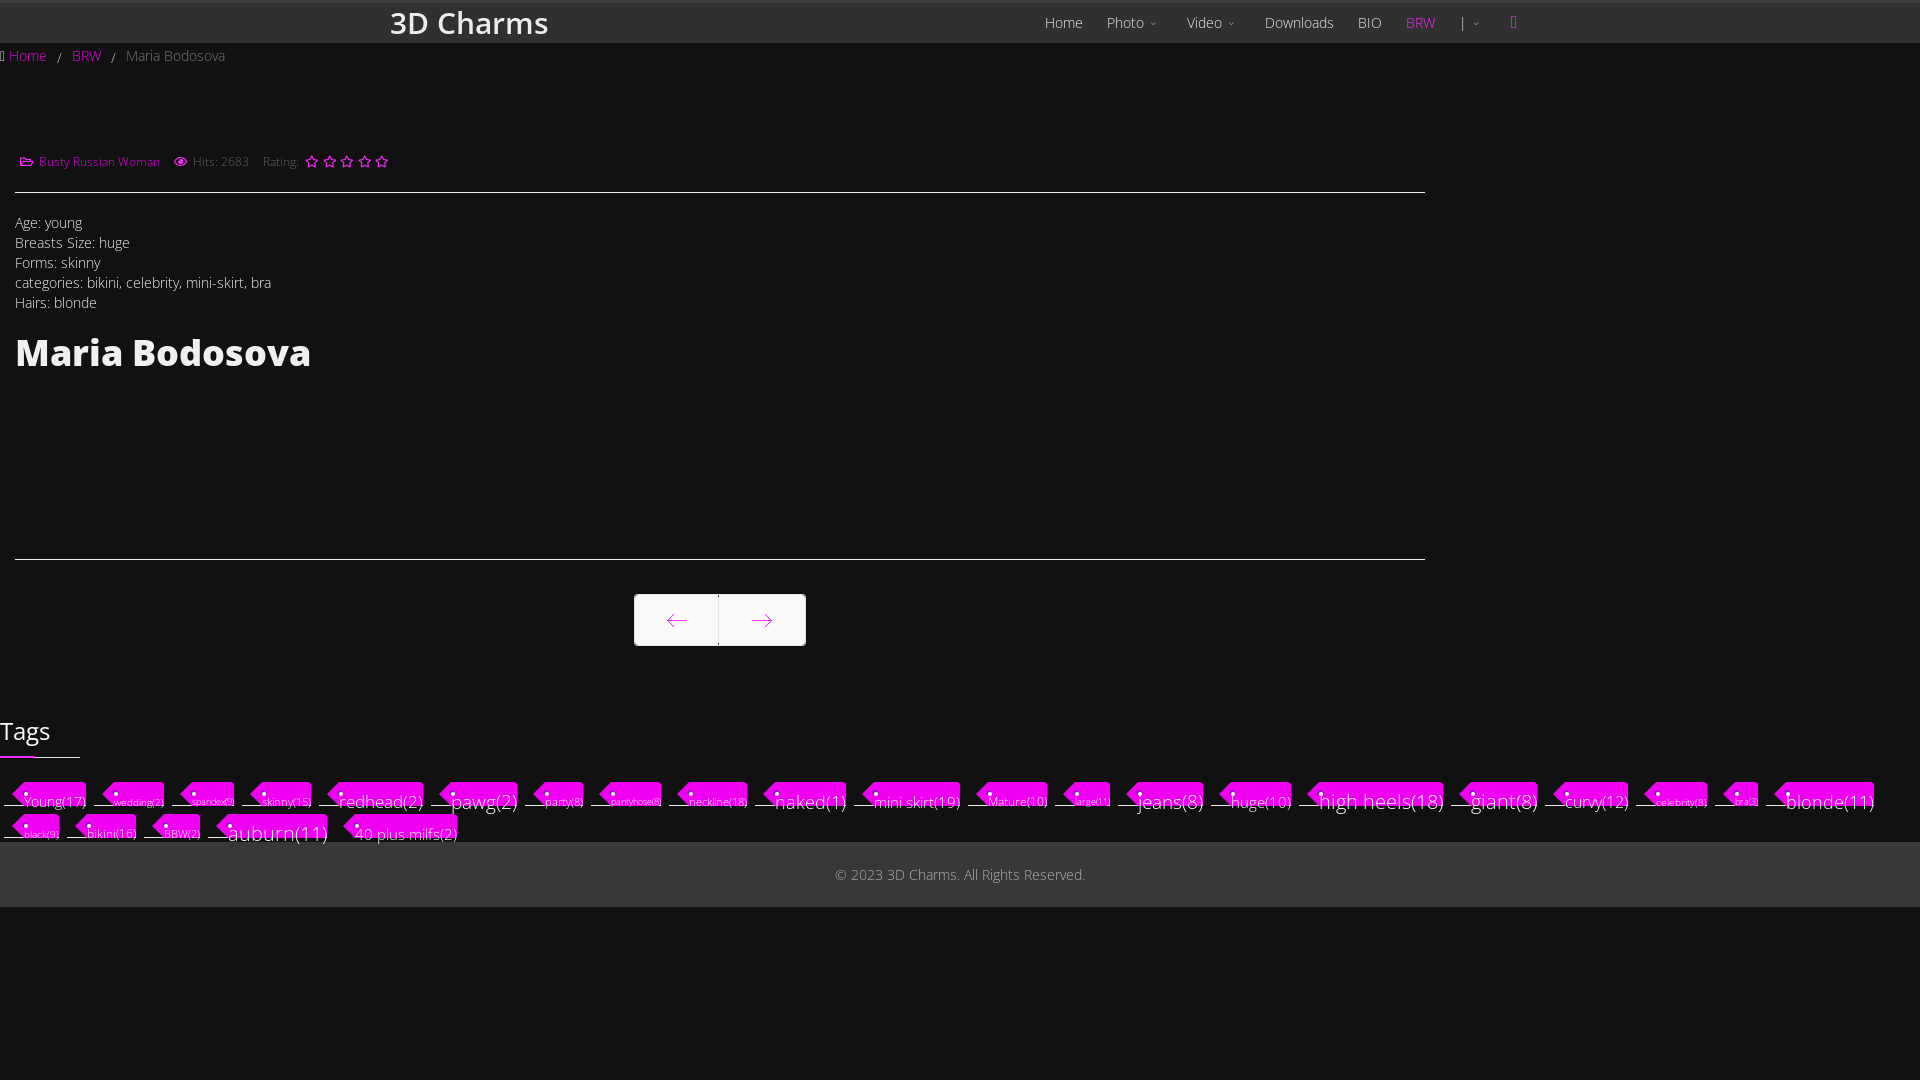 The height and width of the screenshot is (1080, 1920). What do you see at coordinates (1829, 793) in the screenshot?
I see `'blonde(11)'` at bounding box center [1829, 793].